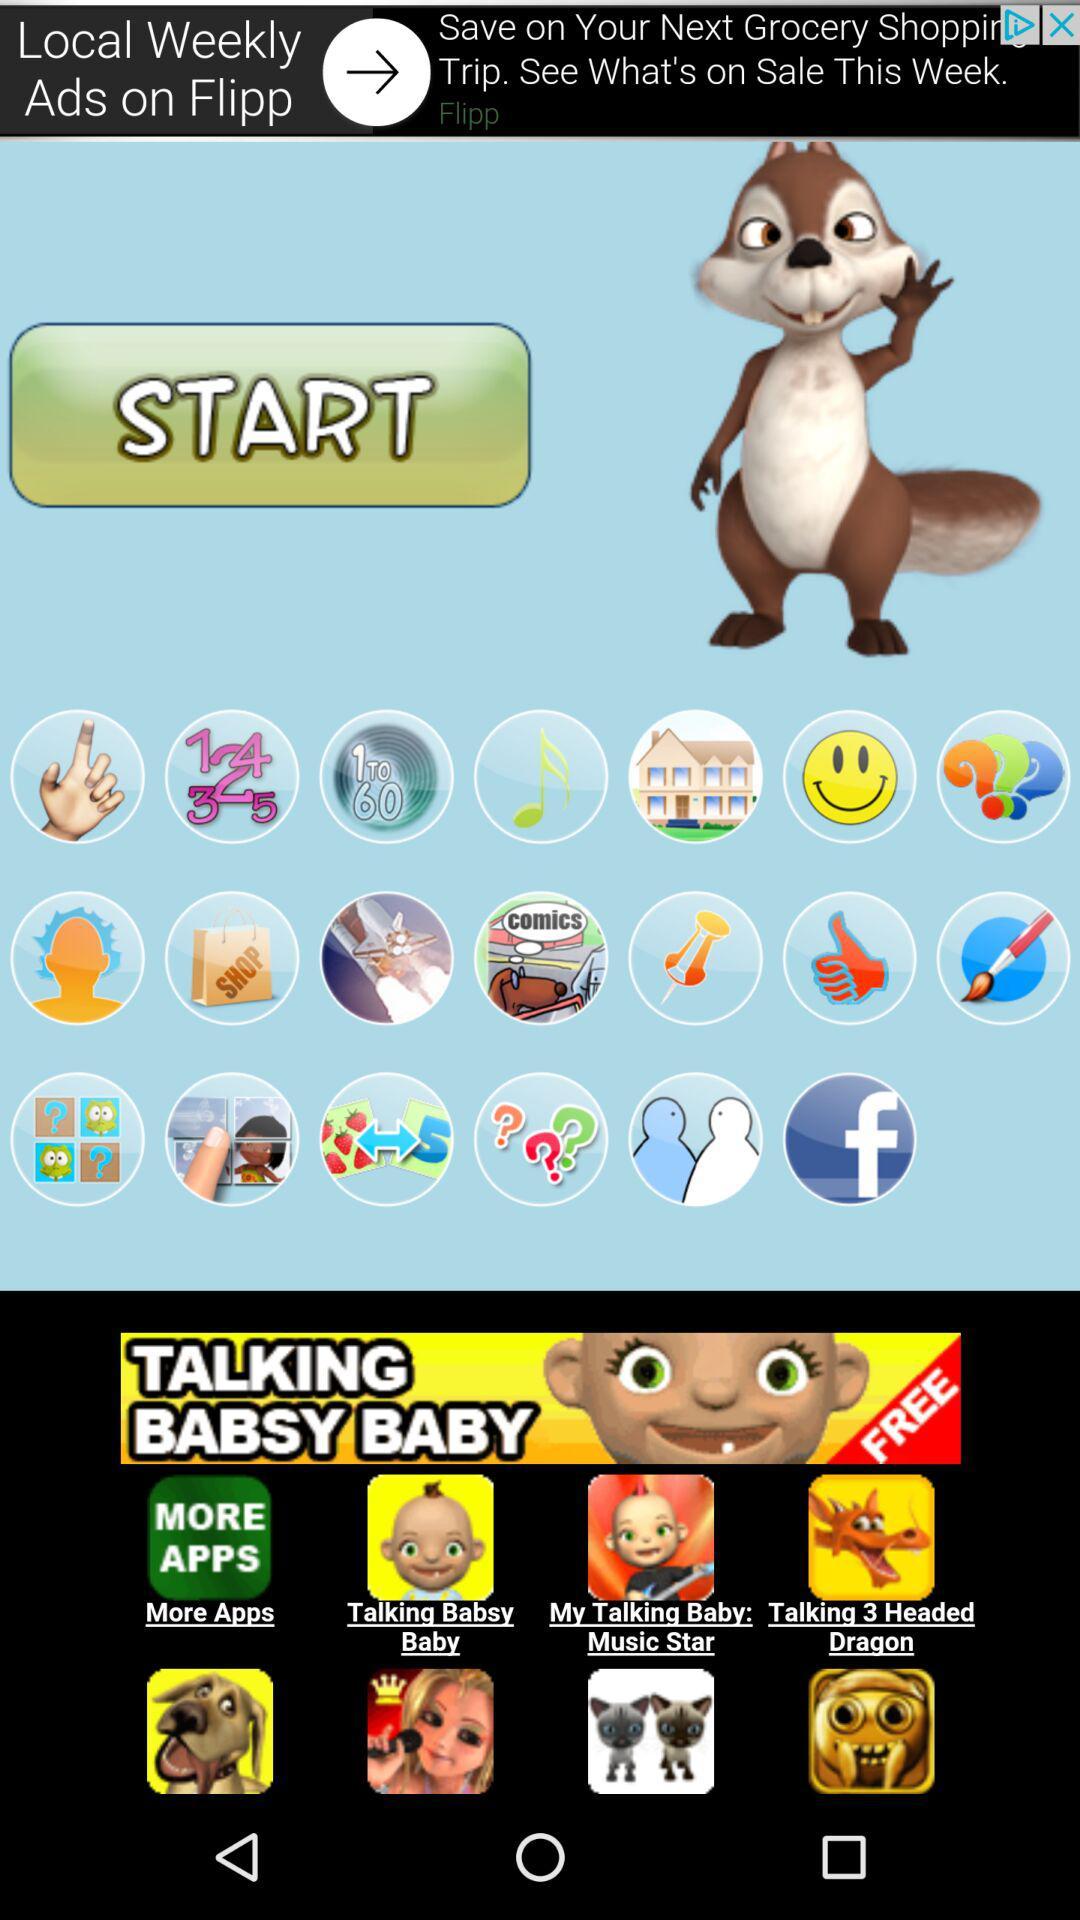 The width and height of the screenshot is (1080, 1920). I want to click on the facebook icon, so click(849, 1218).